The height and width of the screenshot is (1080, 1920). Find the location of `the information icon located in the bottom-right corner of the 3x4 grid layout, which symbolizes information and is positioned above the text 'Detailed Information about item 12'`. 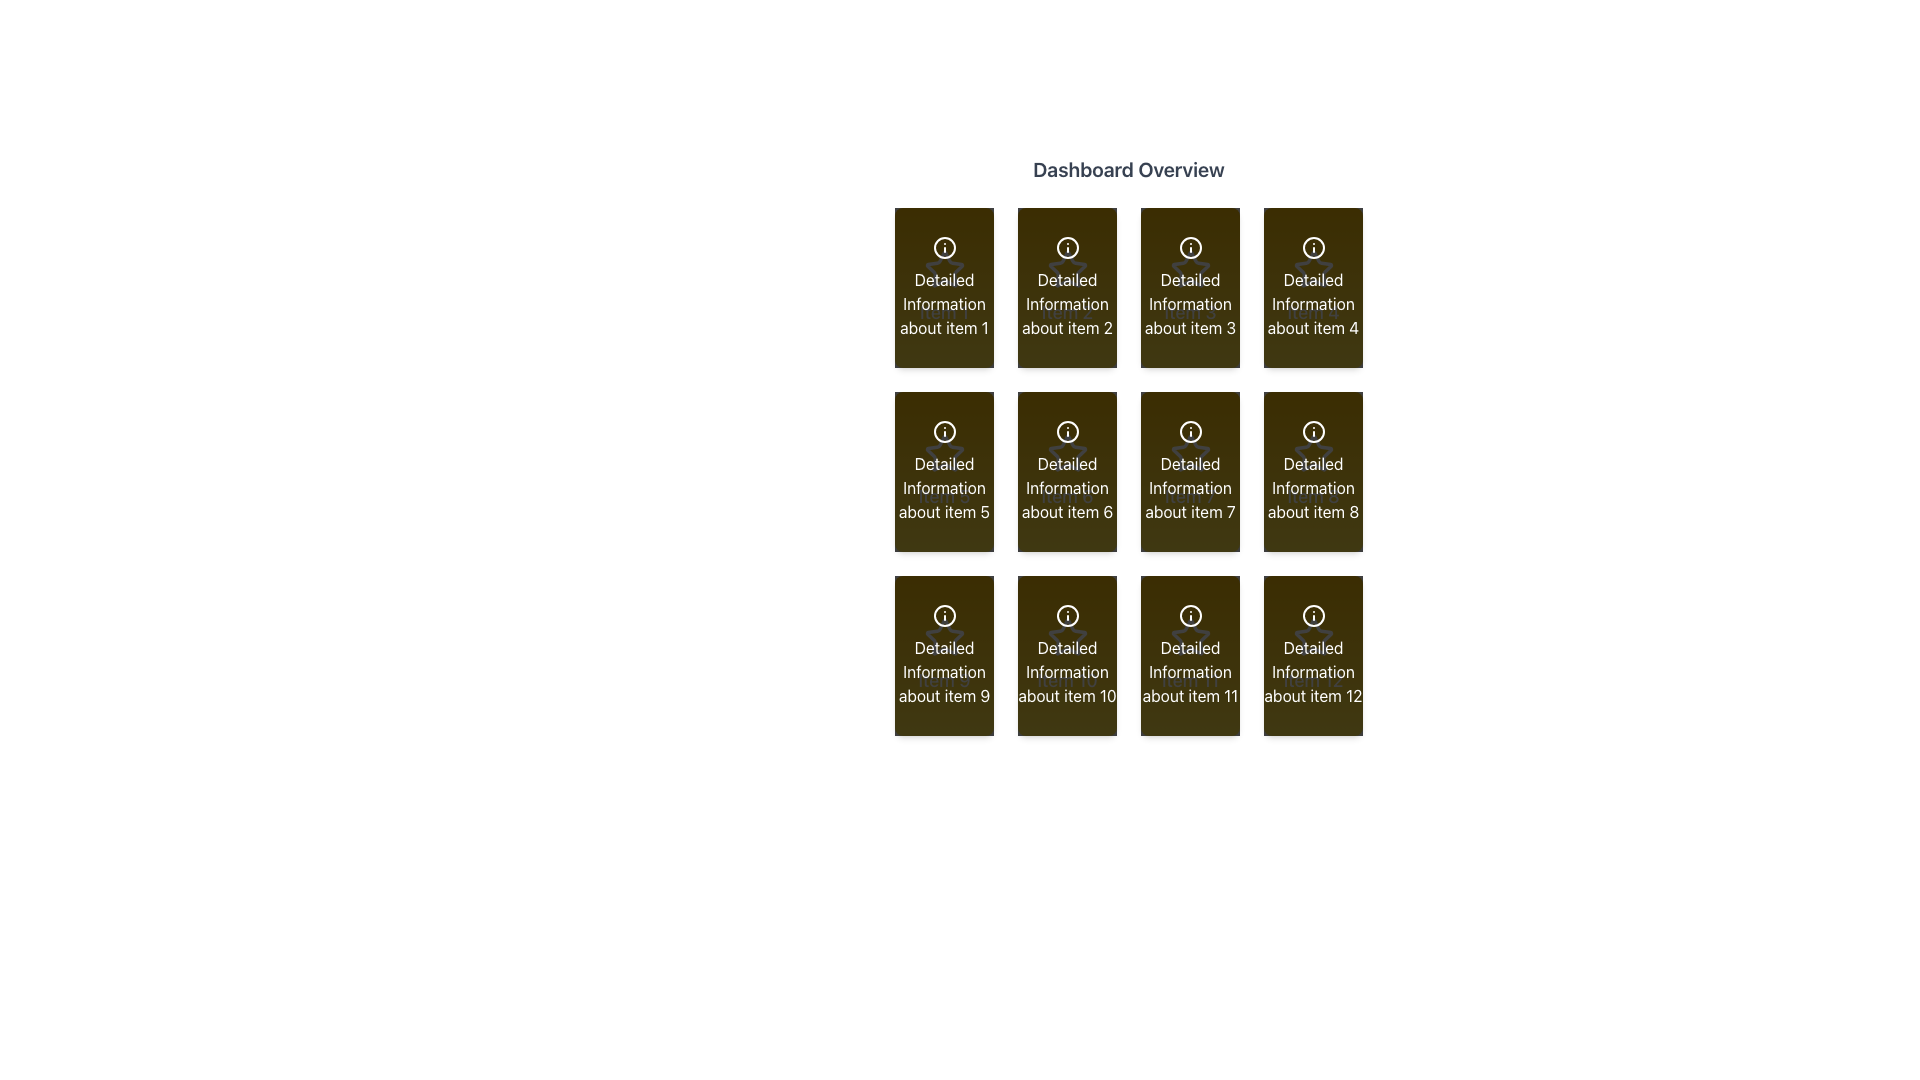

the information icon located in the bottom-right corner of the 3x4 grid layout, which symbolizes information and is positioned above the text 'Detailed Information about item 12' is located at coordinates (1313, 615).